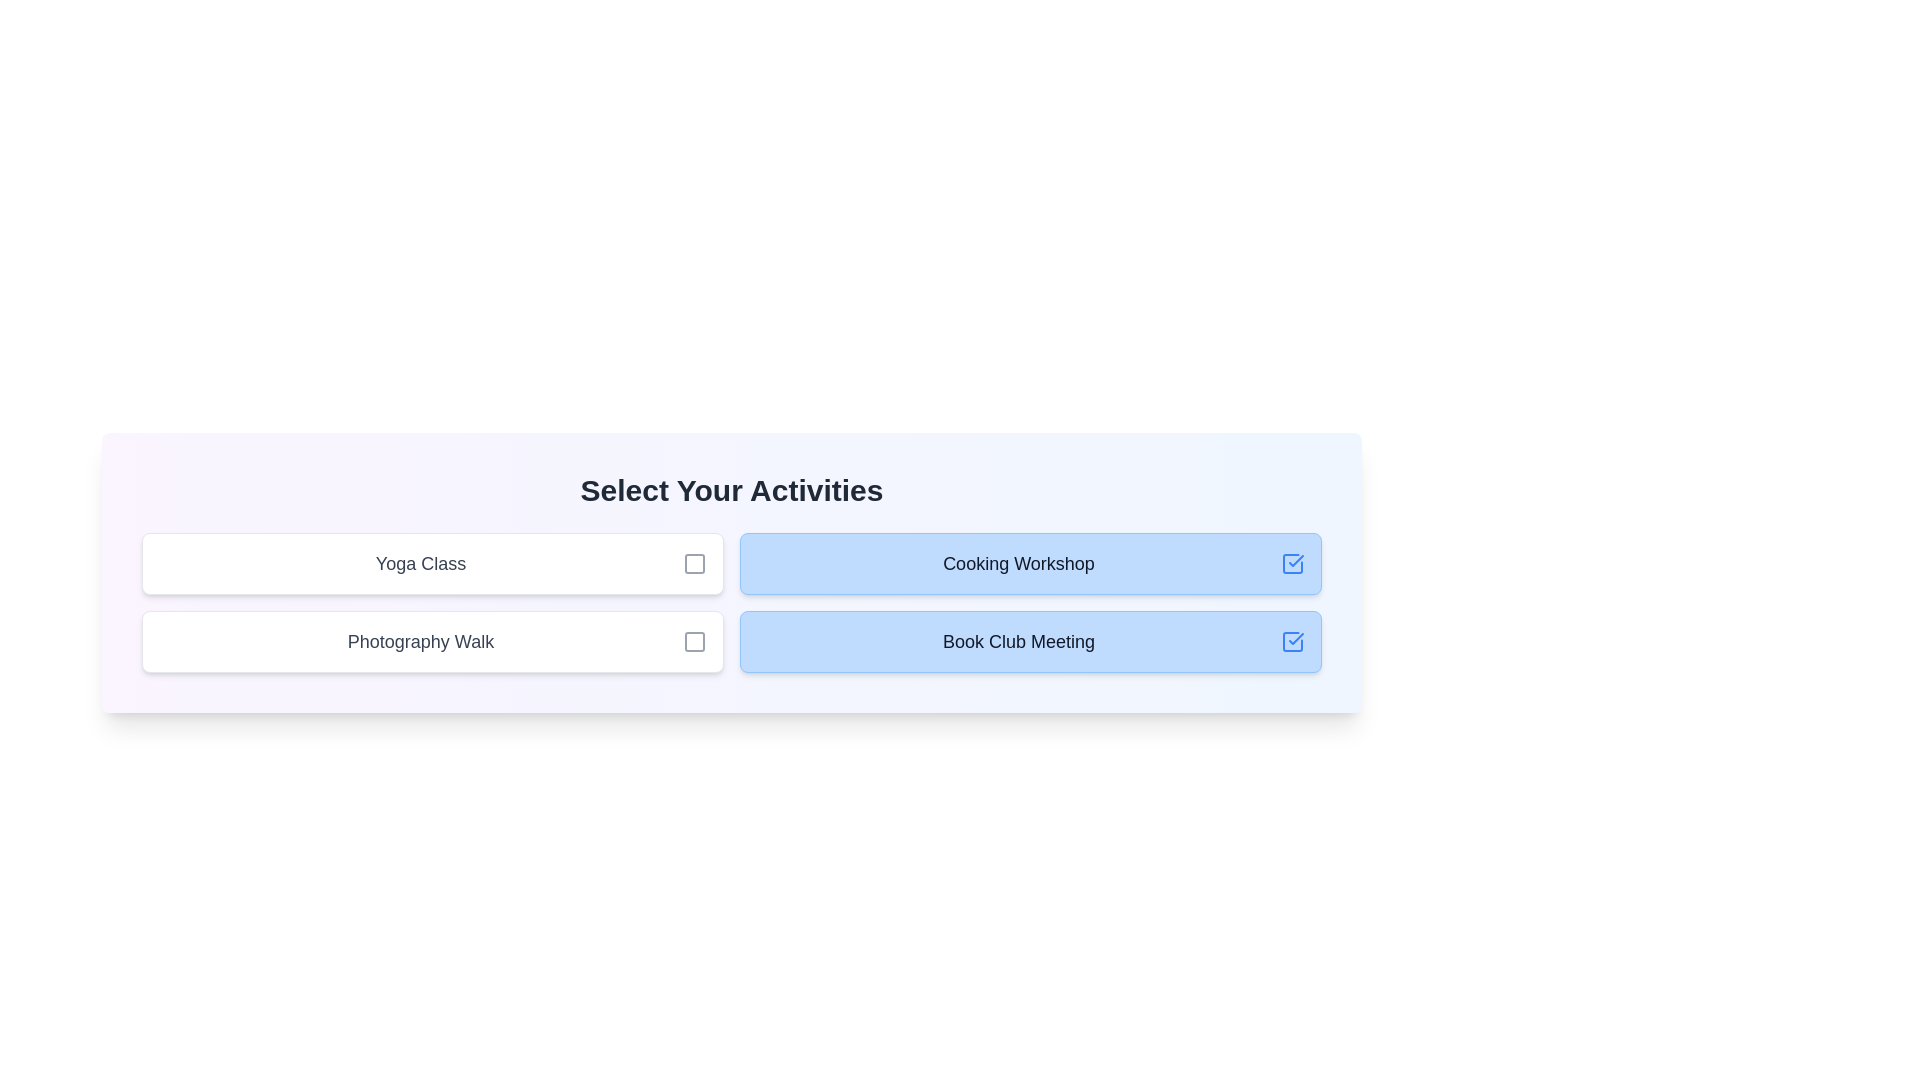 The image size is (1920, 1080). What do you see at coordinates (695, 563) in the screenshot?
I see `the activity identified by its name Yoga Class` at bounding box center [695, 563].